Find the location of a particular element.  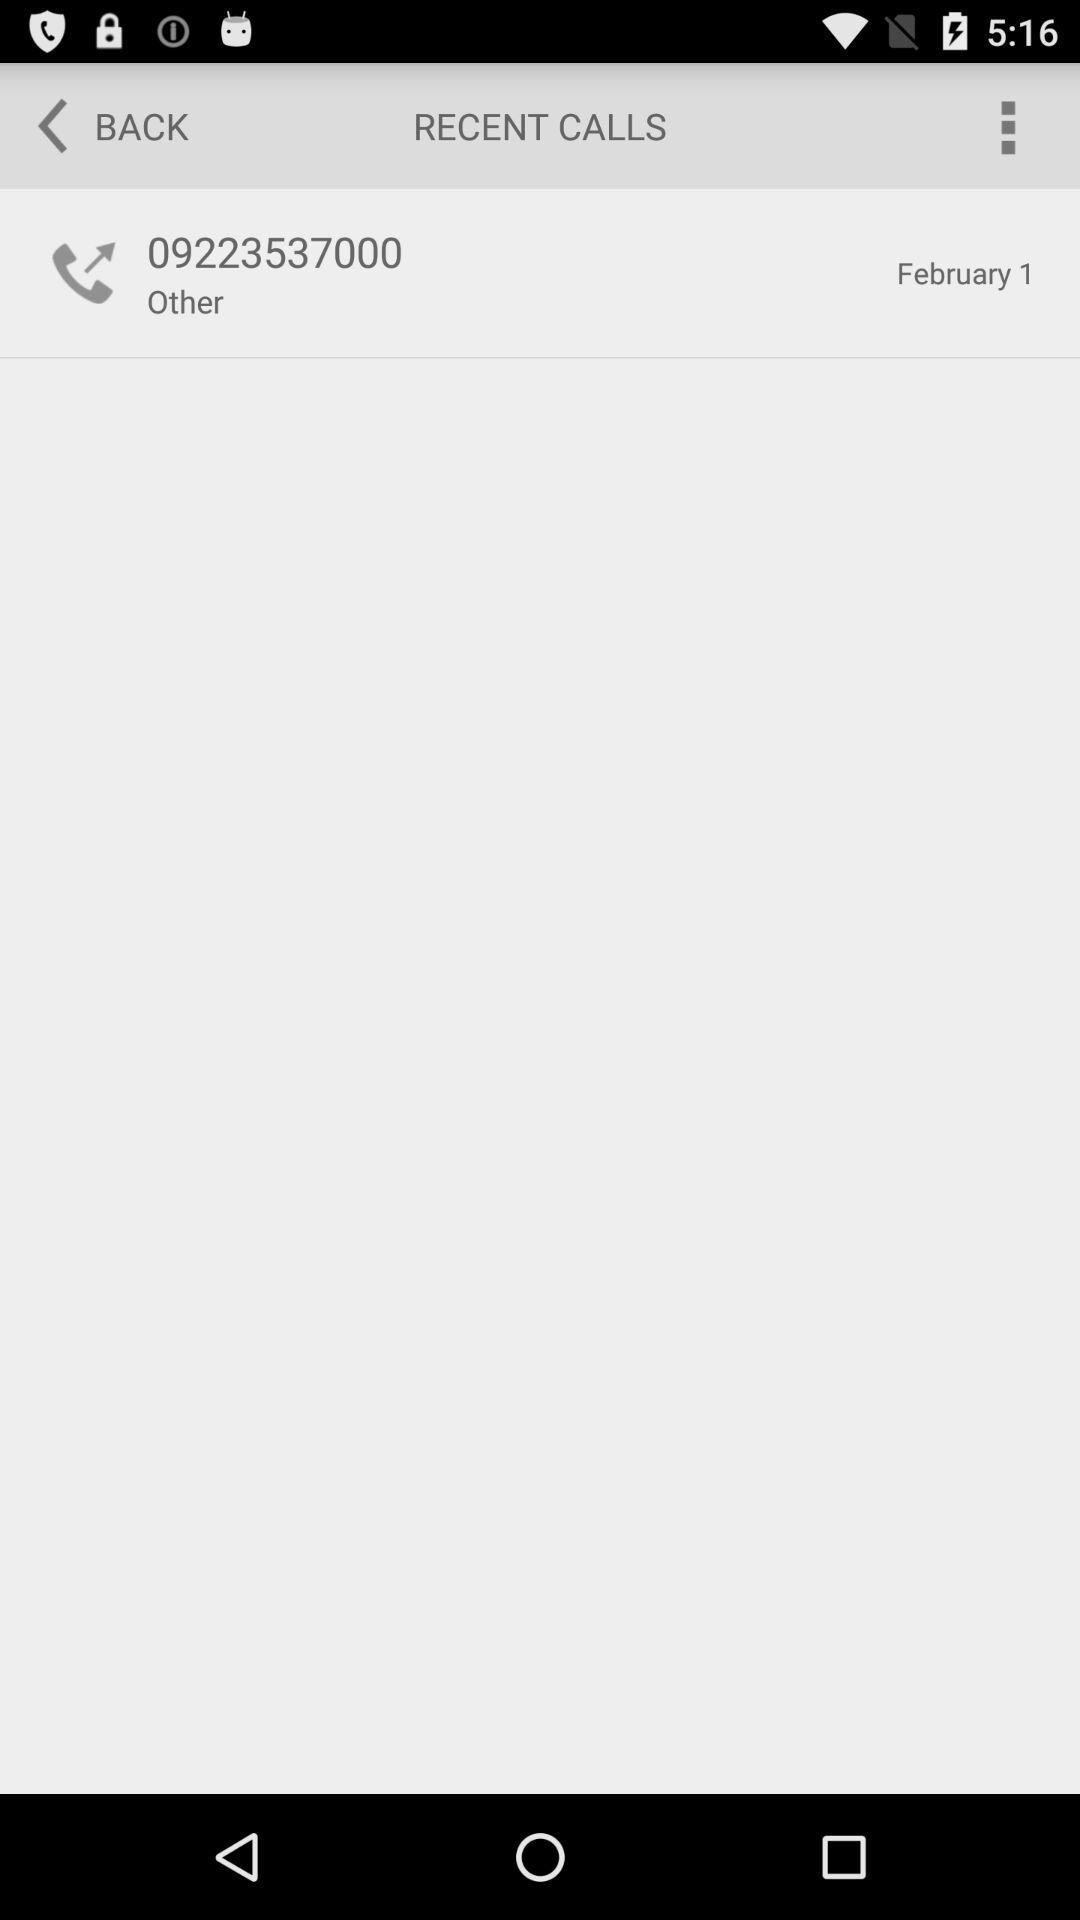

the icon below back is located at coordinates (83, 272).